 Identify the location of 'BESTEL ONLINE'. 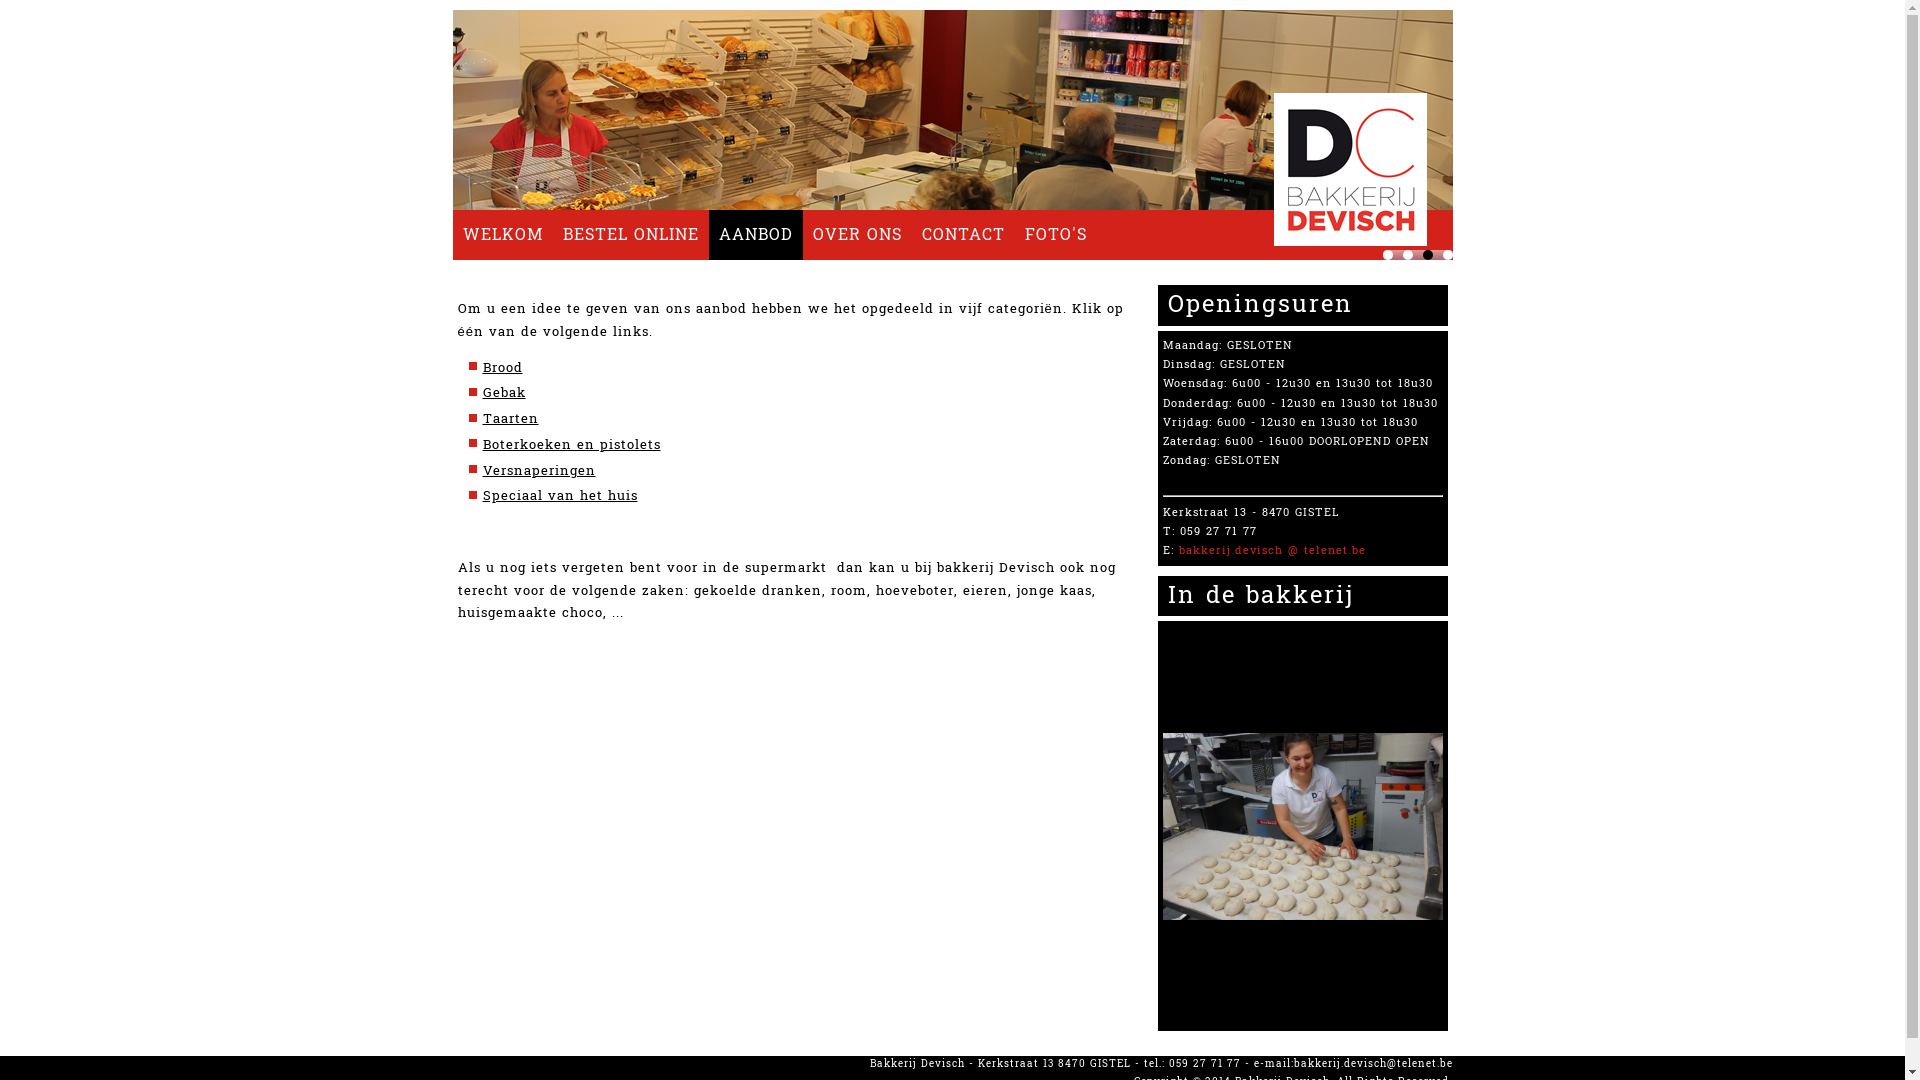
(628, 234).